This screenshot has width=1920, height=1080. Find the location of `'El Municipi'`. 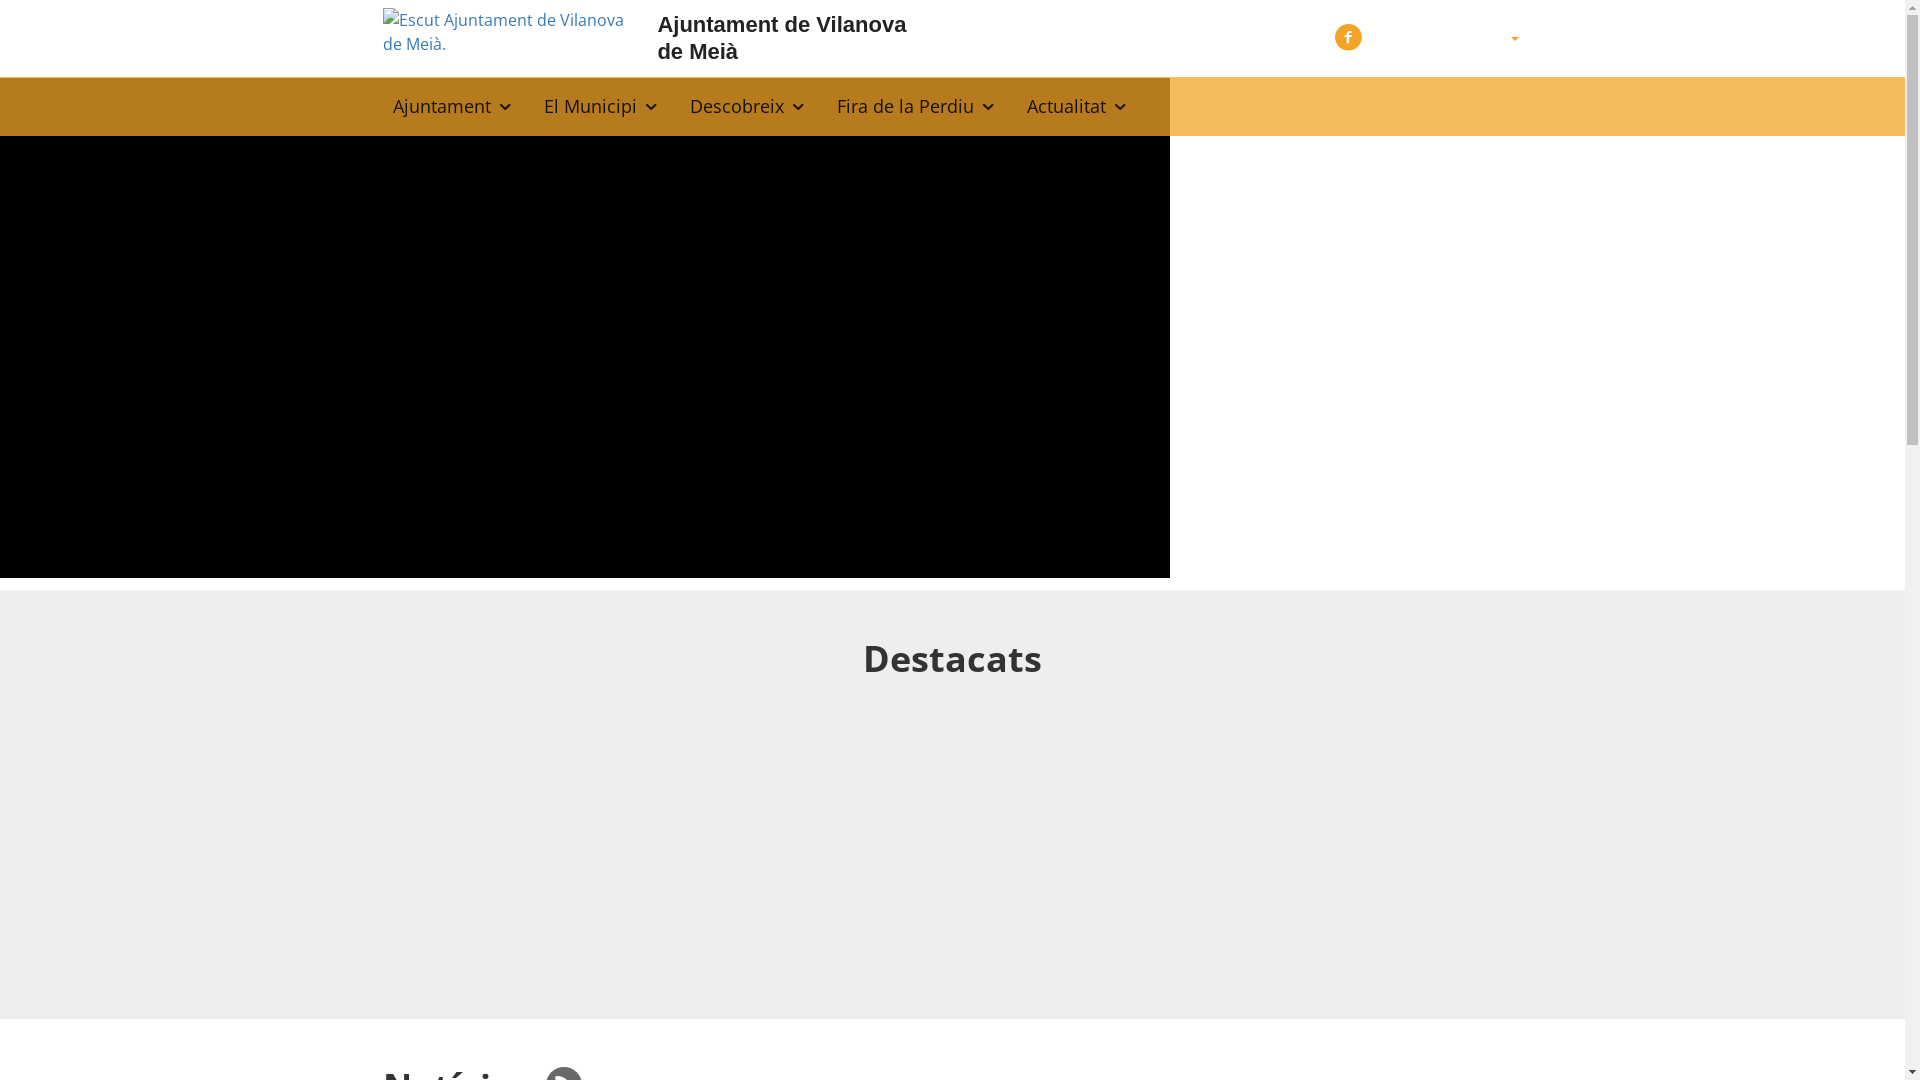

'El Municipi' is located at coordinates (600, 106).